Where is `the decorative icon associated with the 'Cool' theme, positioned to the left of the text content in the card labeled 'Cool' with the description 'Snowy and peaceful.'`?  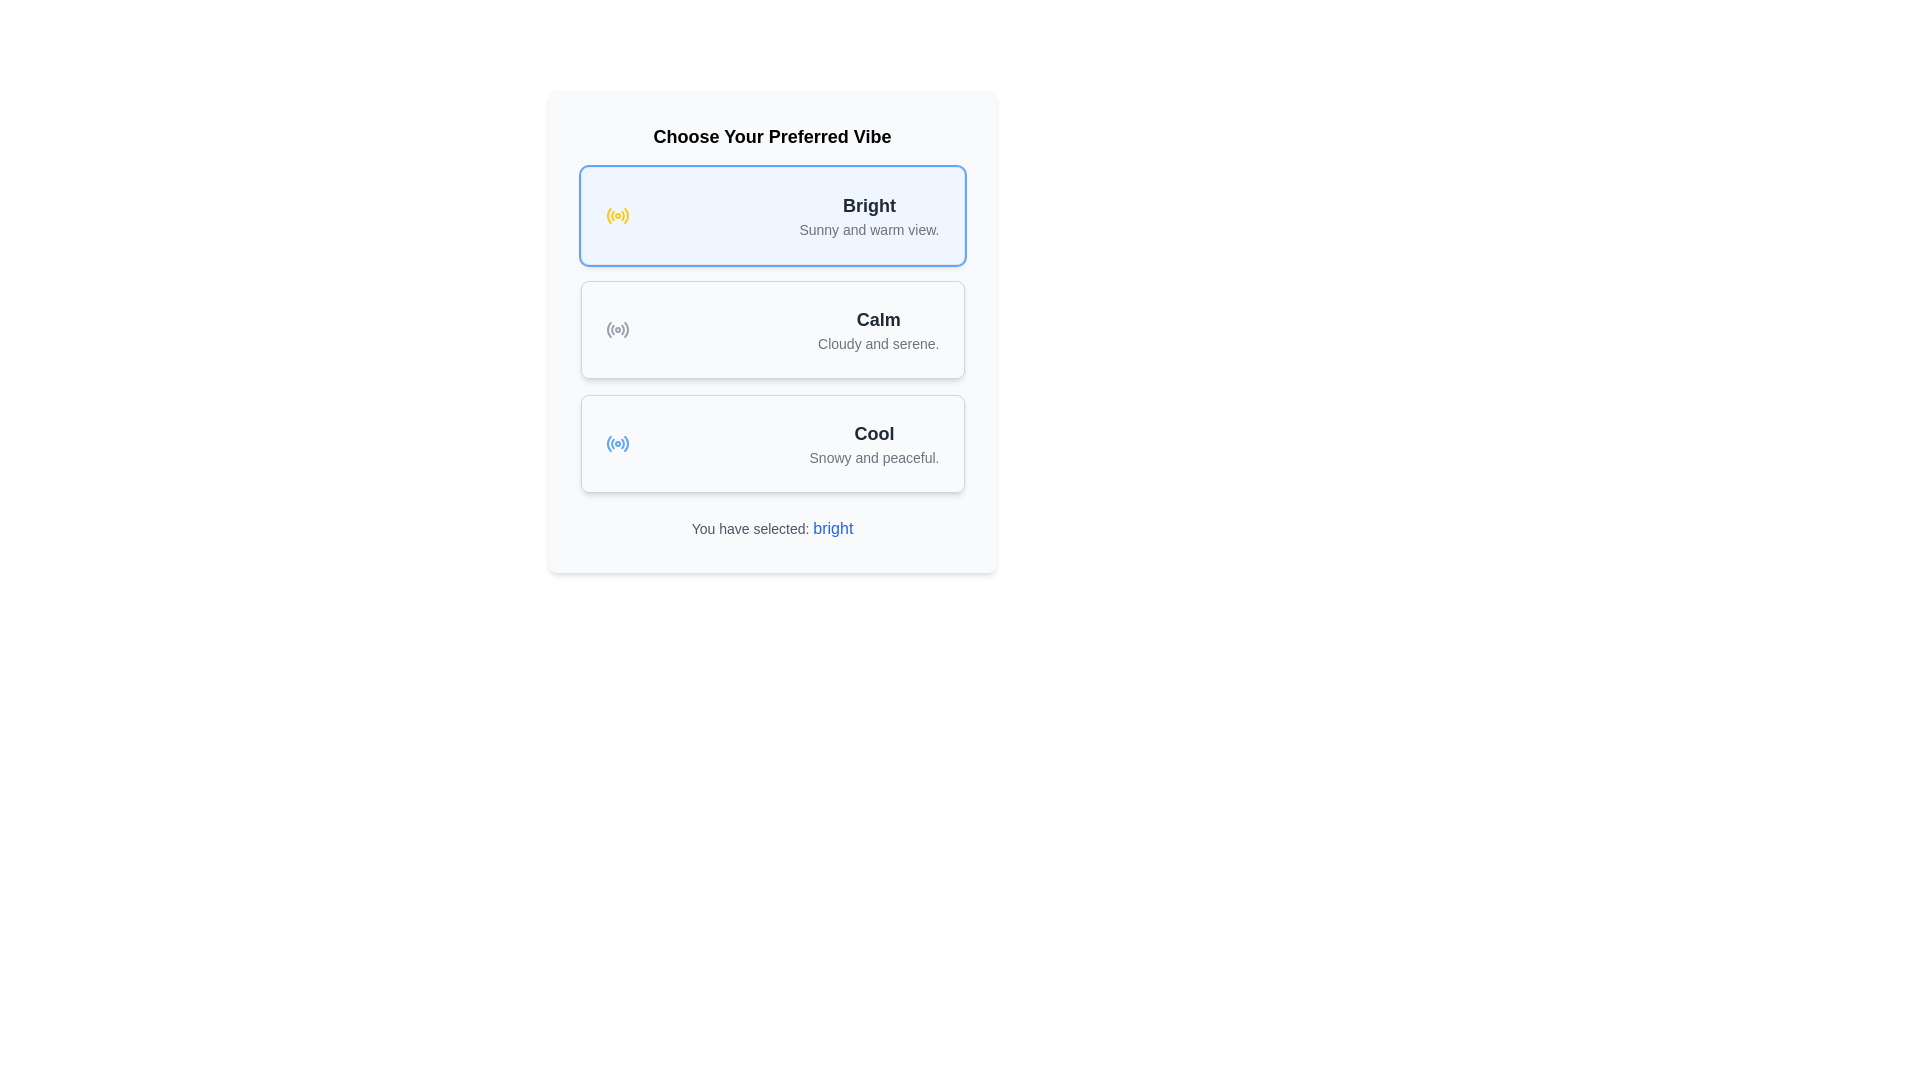
the decorative icon associated with the 'Cool' theme, positioned to the left of the text content in the card labeled 'Cool' with the description 'Snowy and peaceful.' is located at coordinates (616, 442).